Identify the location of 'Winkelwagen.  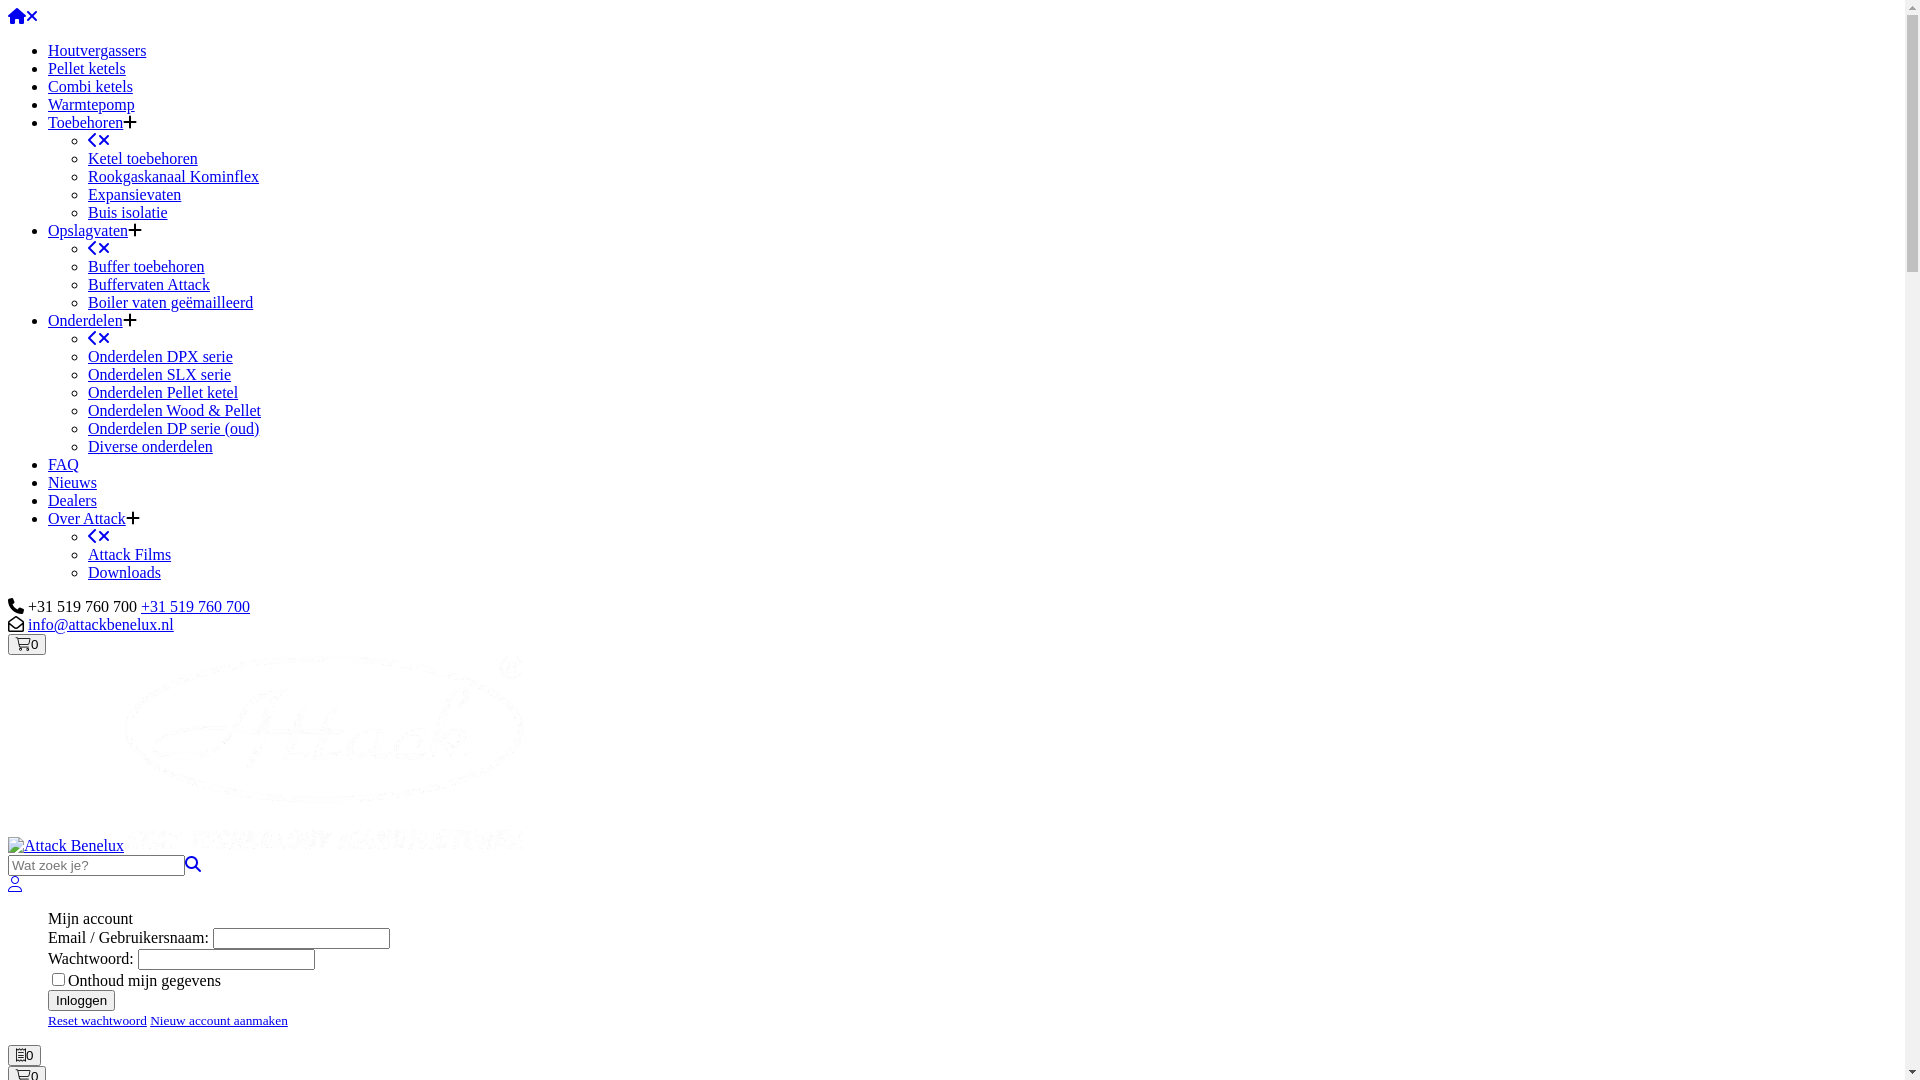
(8, 644).